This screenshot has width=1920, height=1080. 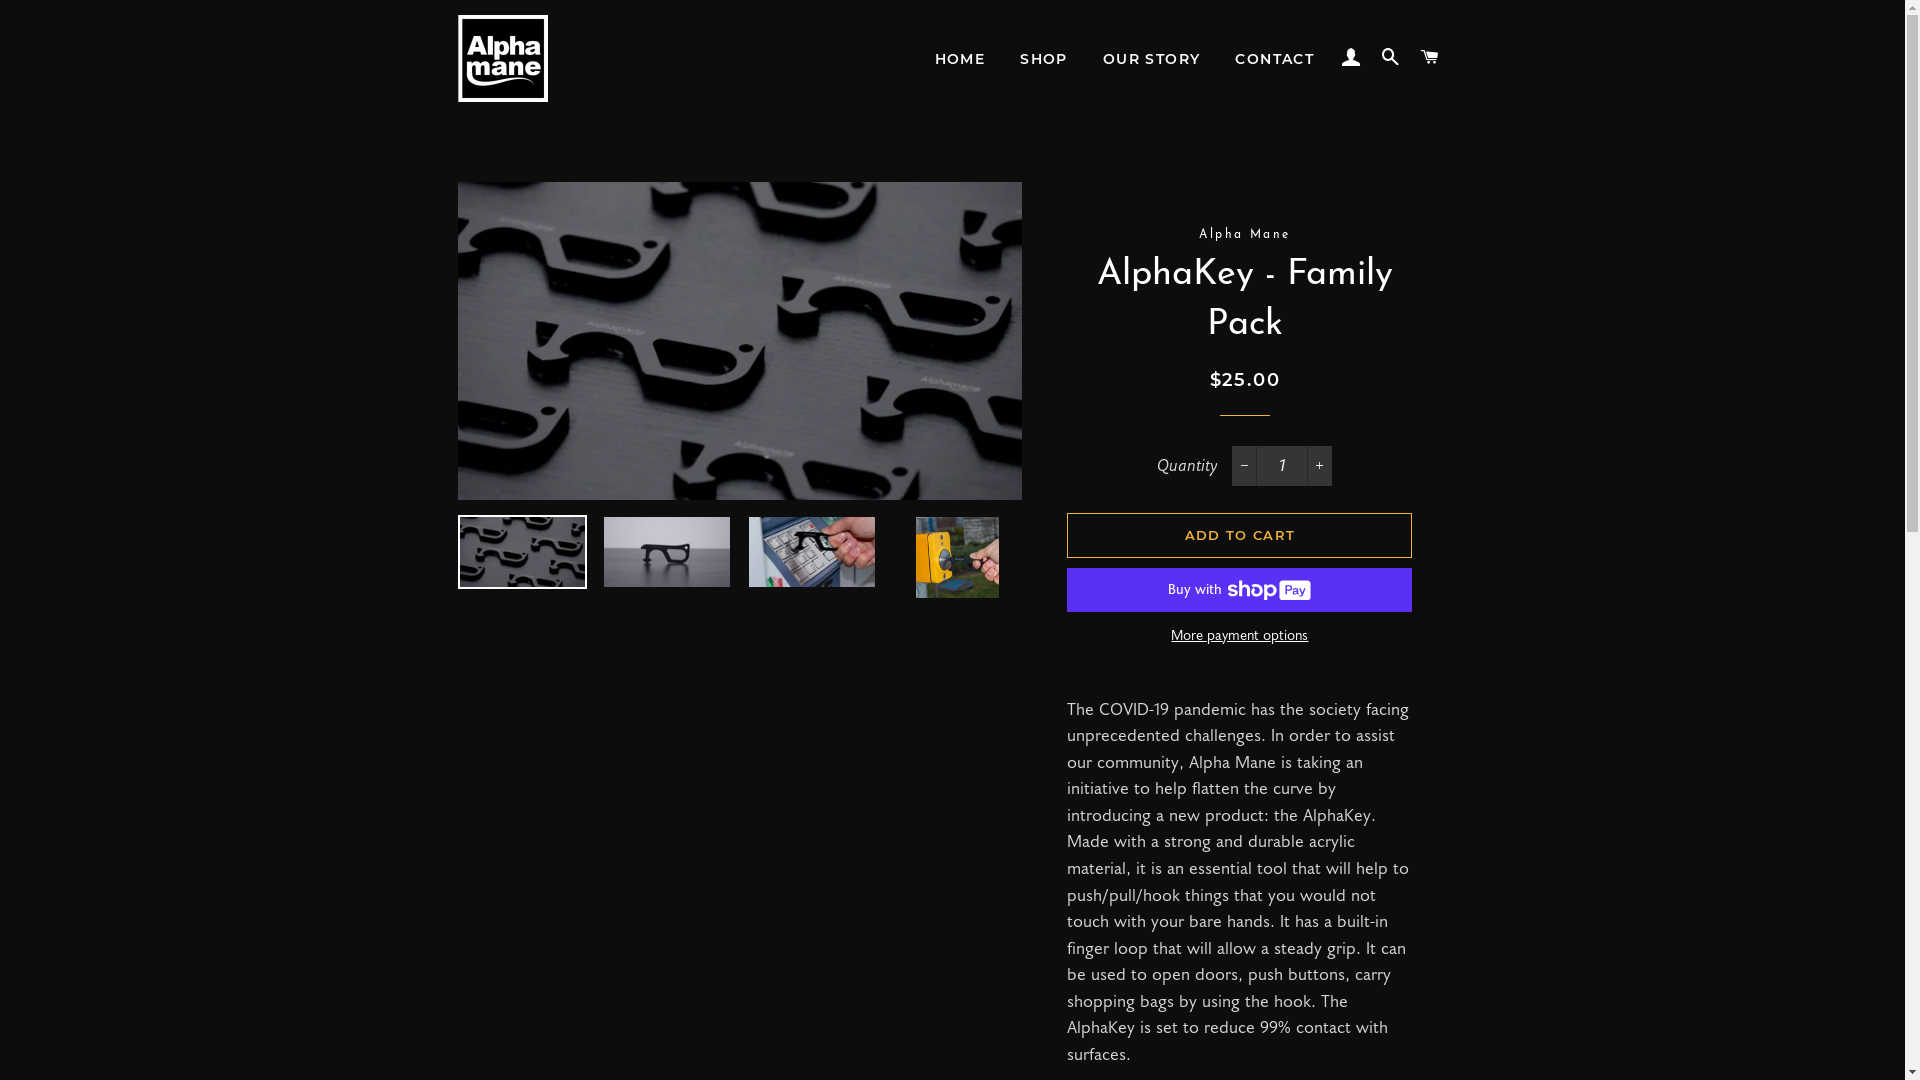 What do you see at coordinates (1238, 636) in the screenshot?
I see `'More payment options'` at bounding box center [1238, 636].